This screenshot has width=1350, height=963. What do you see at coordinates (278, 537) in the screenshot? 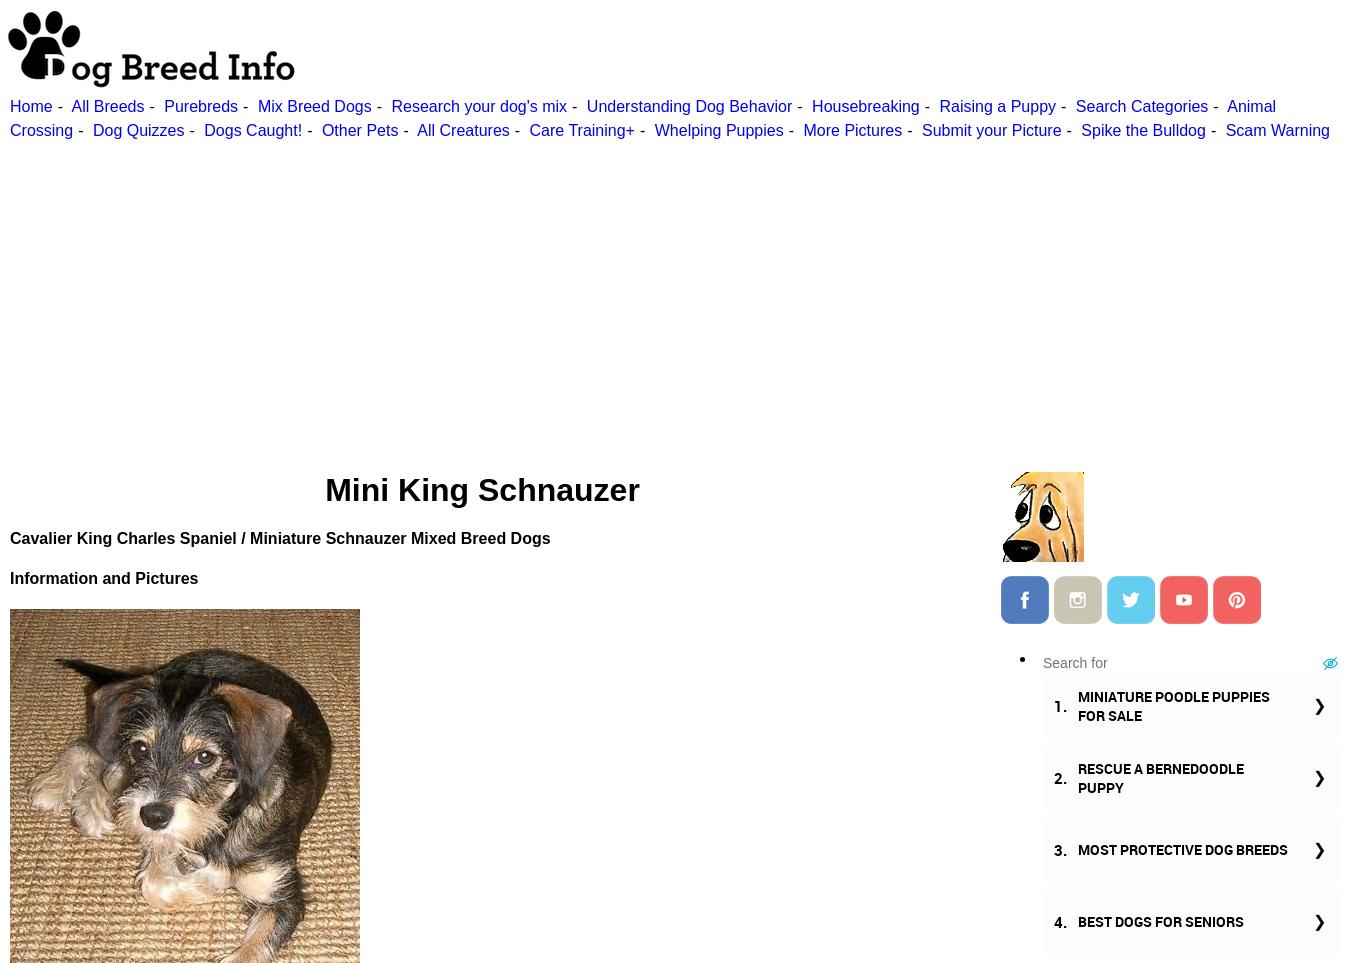
I see `'Cavalier King Charles Spaniel / Miniature Schnauzer Mixed Breed Dogs'` at bounding box center [278, 537].